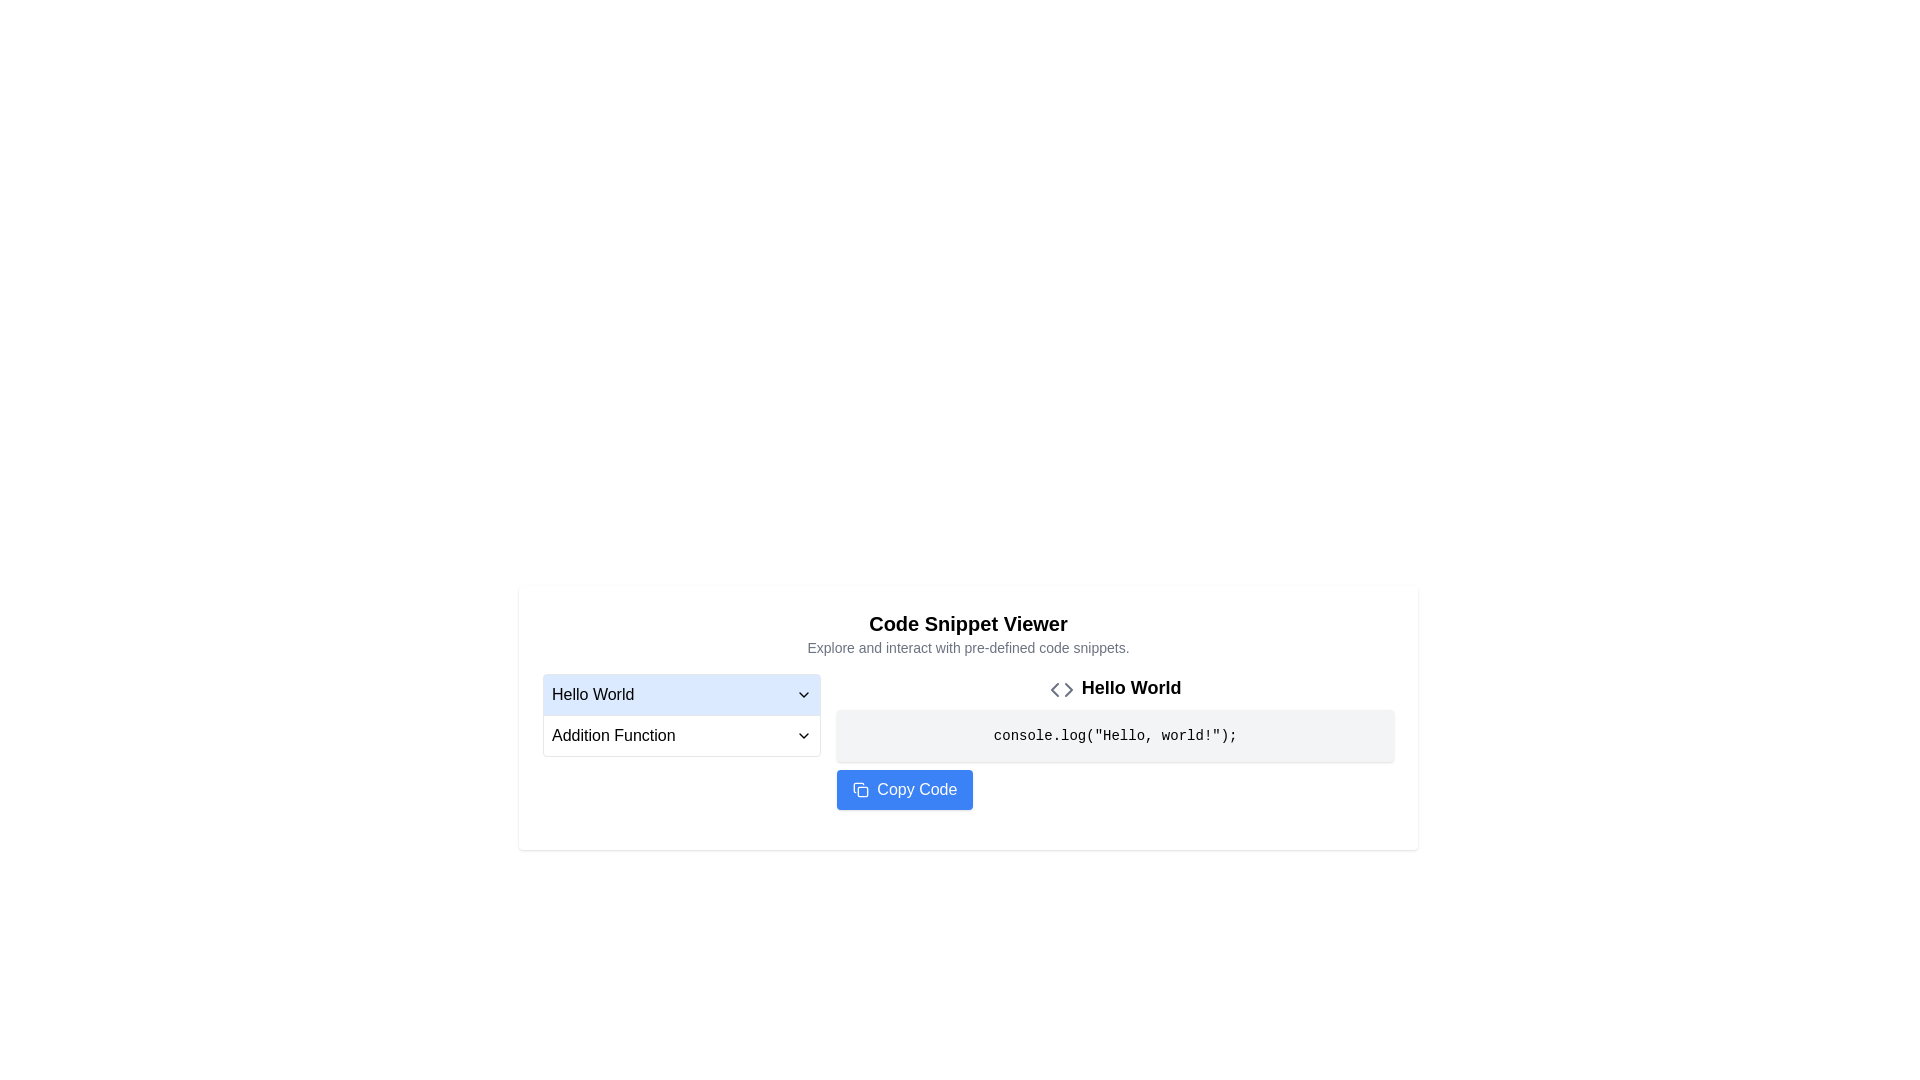 Image resolution: width=1920 pixels, height=1080 pixels. Describe the element at coordinates (1053, 688) in the screenshot. I see `the left-pointing chevron icon located near the text 'Hello World' to navigate or activate adjacent elements` at that location.